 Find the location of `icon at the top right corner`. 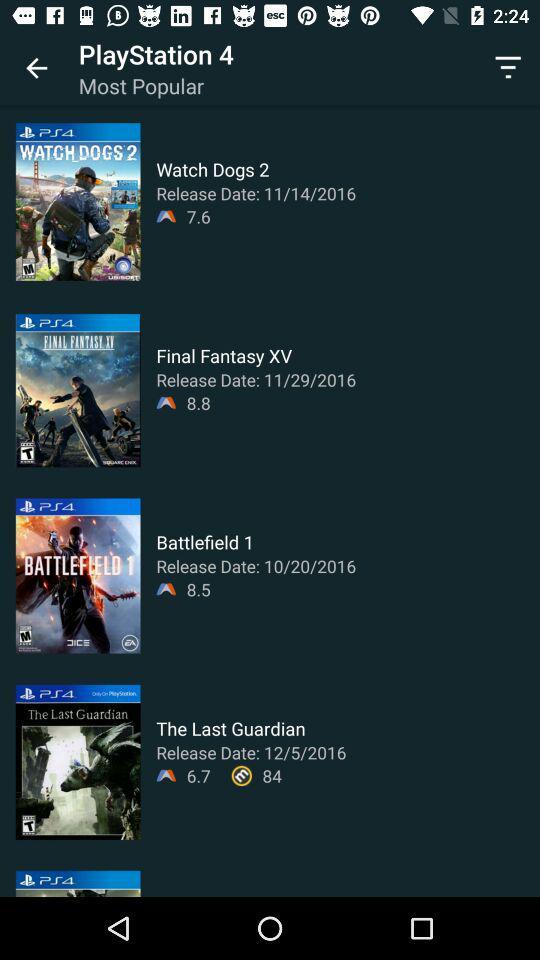

icon at the top right corner is located at coordinates (508, 68).